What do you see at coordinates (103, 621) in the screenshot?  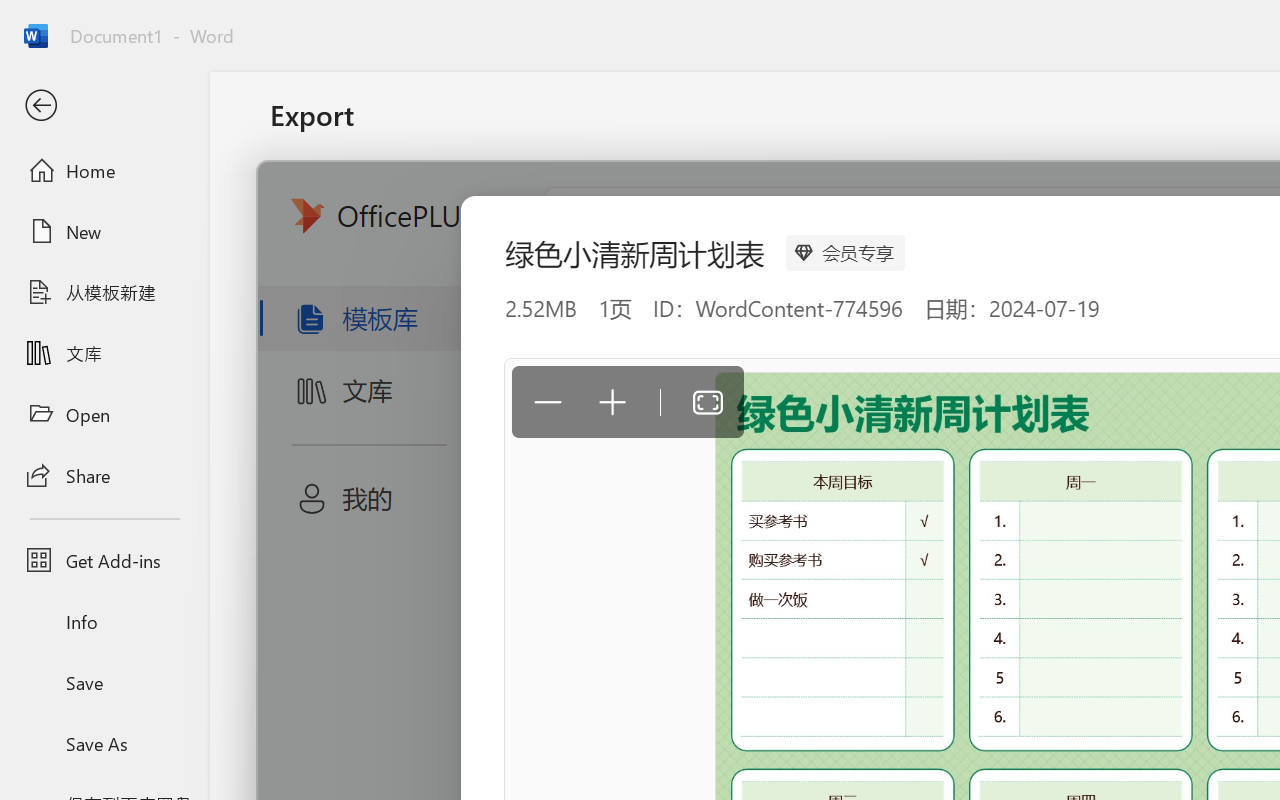 I see `'Info'` at bounding box center [103, 621].